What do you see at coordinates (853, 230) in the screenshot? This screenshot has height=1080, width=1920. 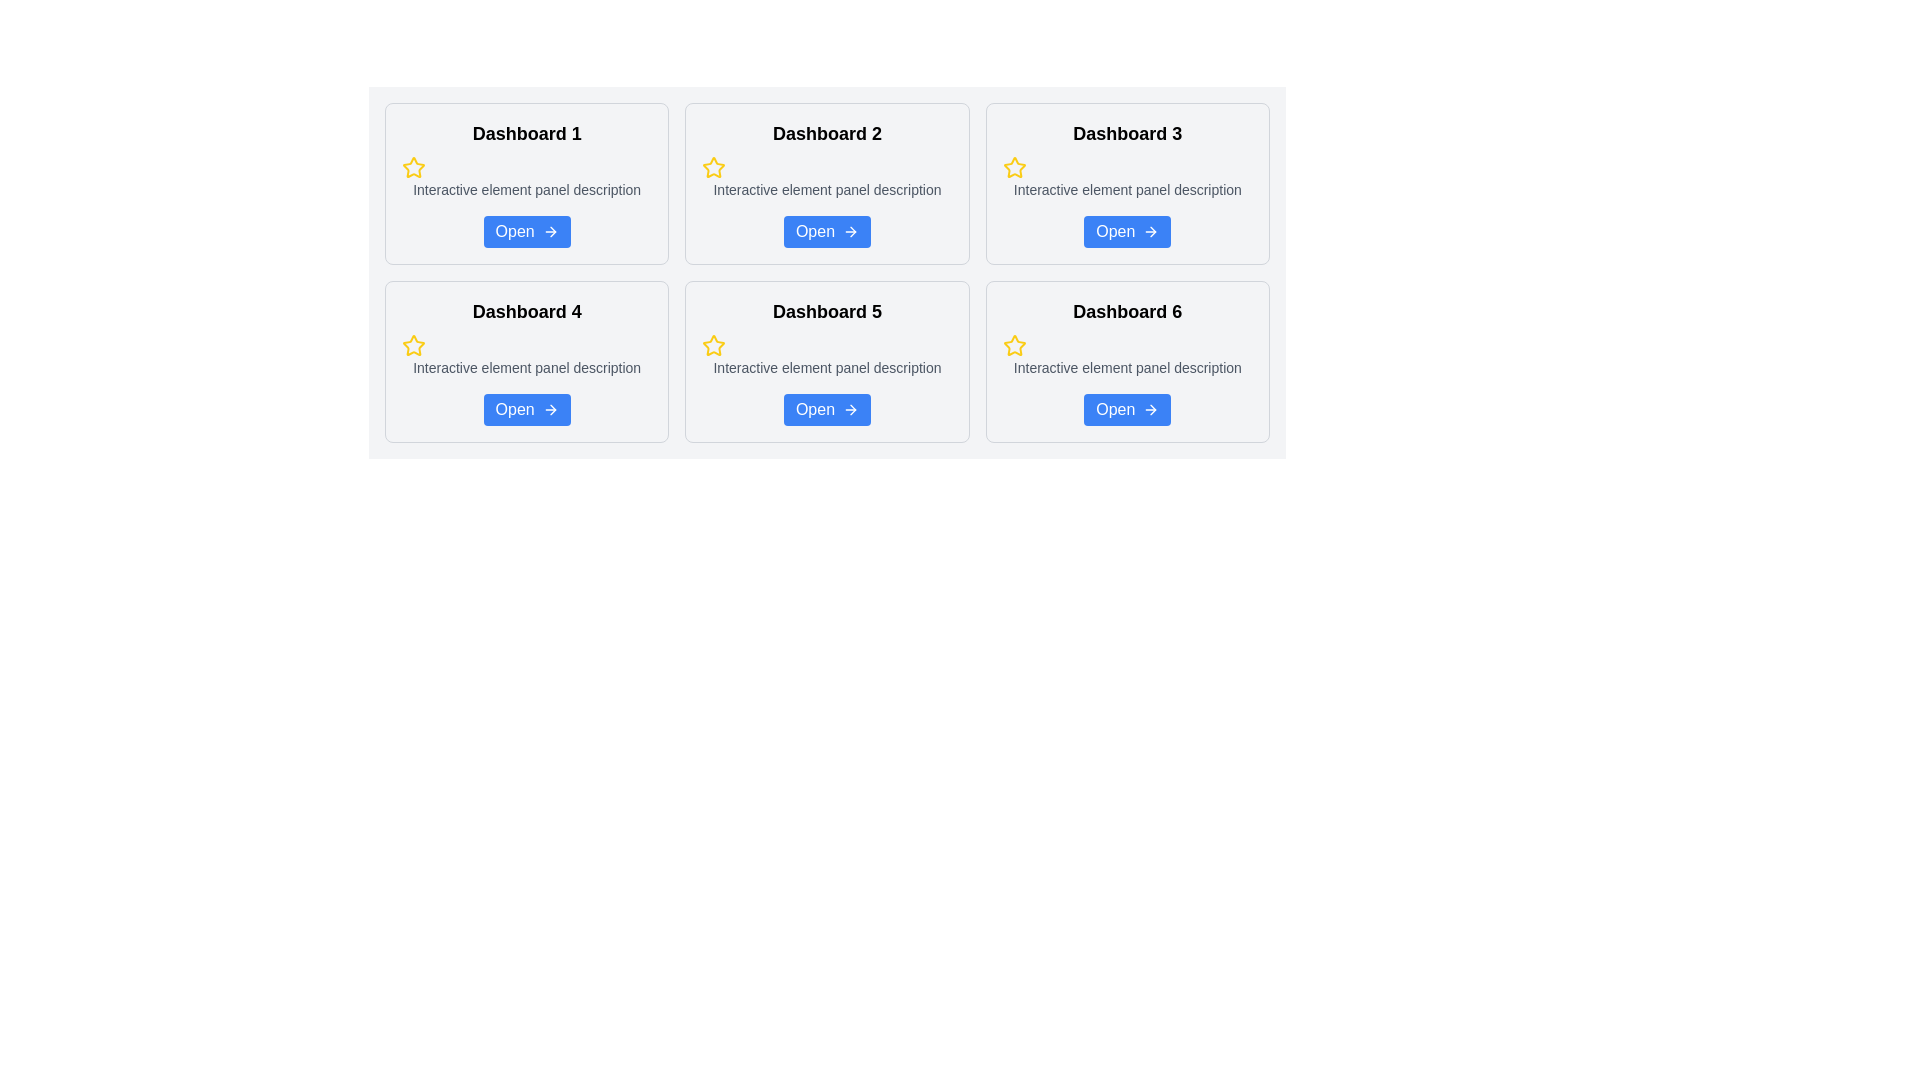 I see `the right-pointing arrow icon within the 'Open' button of the second dashboard in the first row of the grid layout` at bounding box center [853, 230].